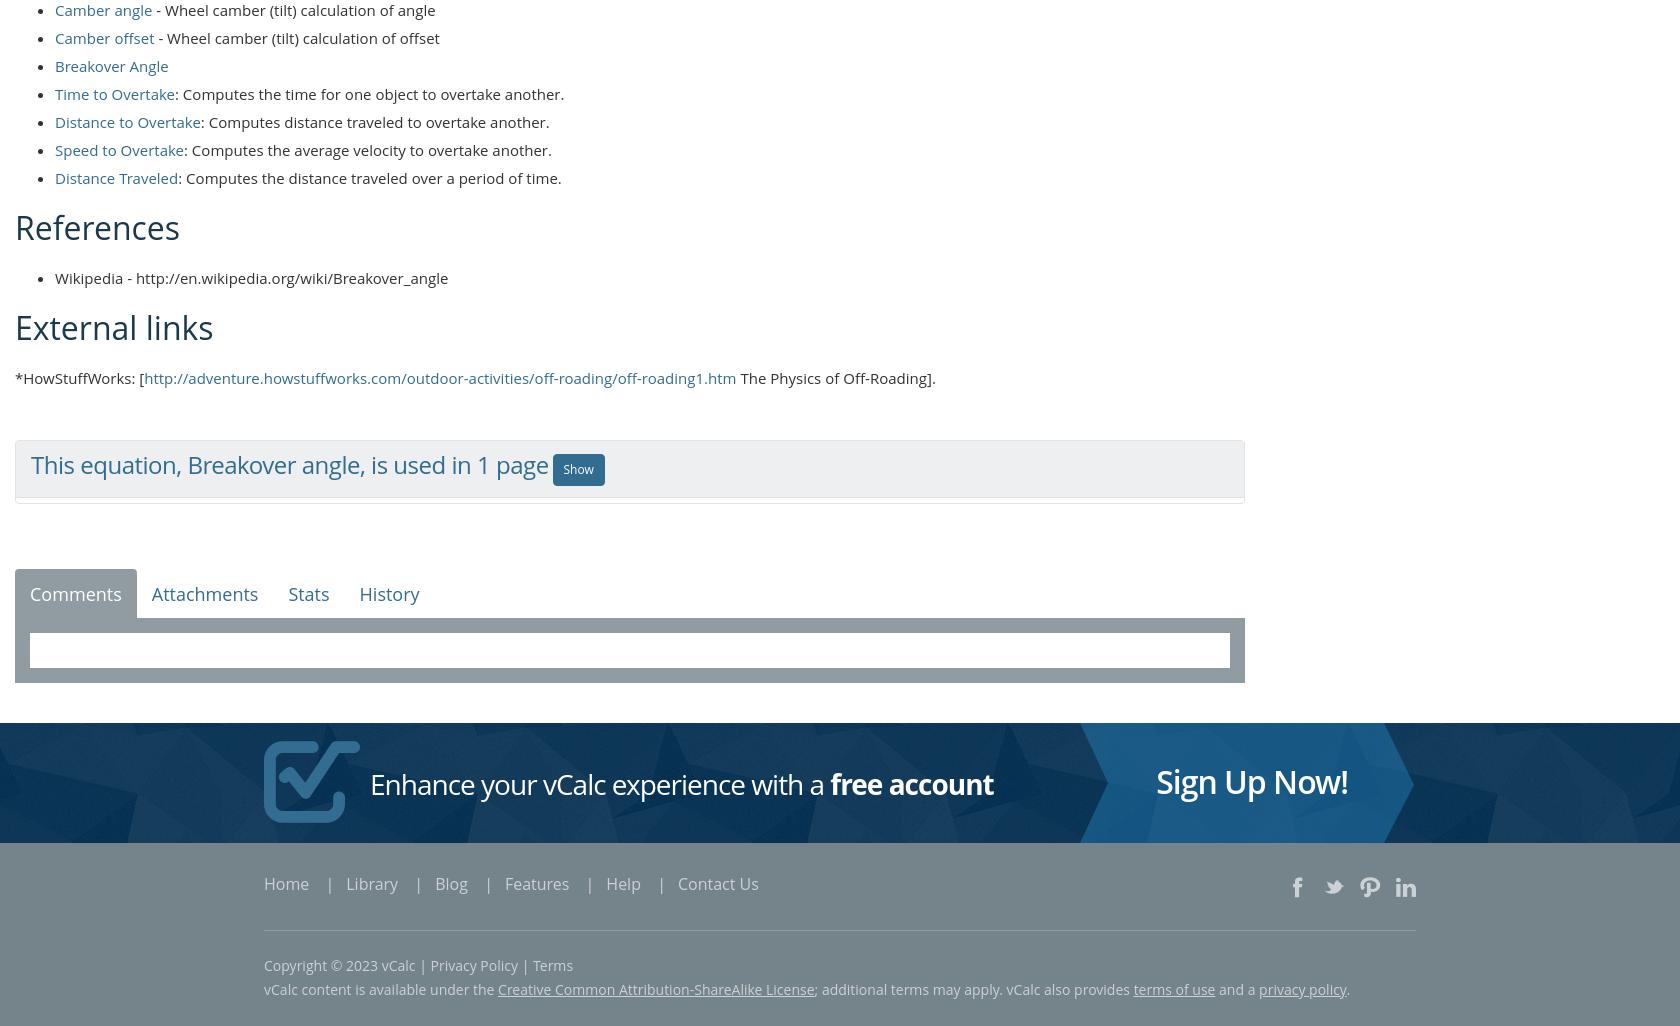 This screenshot has width=1680, height=1026. Describe the element at coordinates (31, 462) in the screenshot. I see `'This equation, Breakover angle, is used in 1 page'` at that location.